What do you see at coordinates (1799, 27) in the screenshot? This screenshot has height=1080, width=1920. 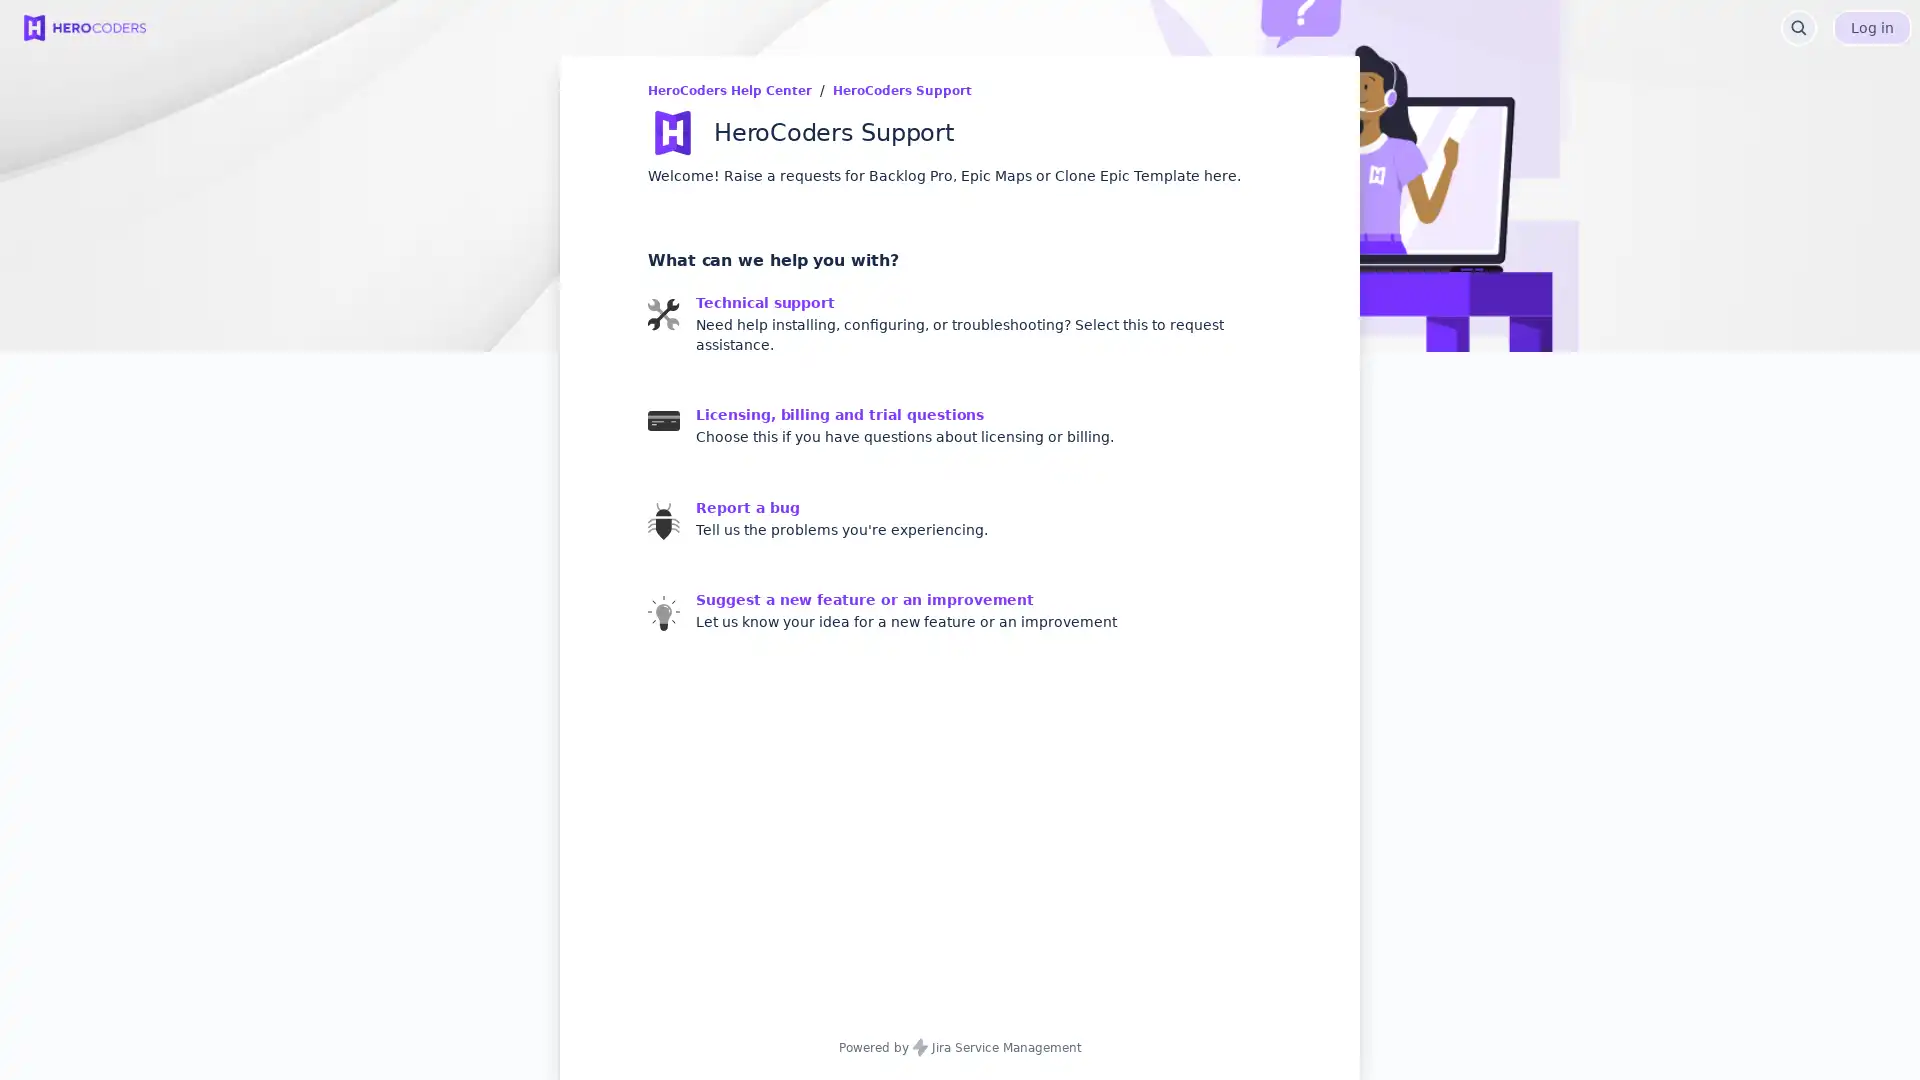 I see `Search` at bounding box center [1799, 27].